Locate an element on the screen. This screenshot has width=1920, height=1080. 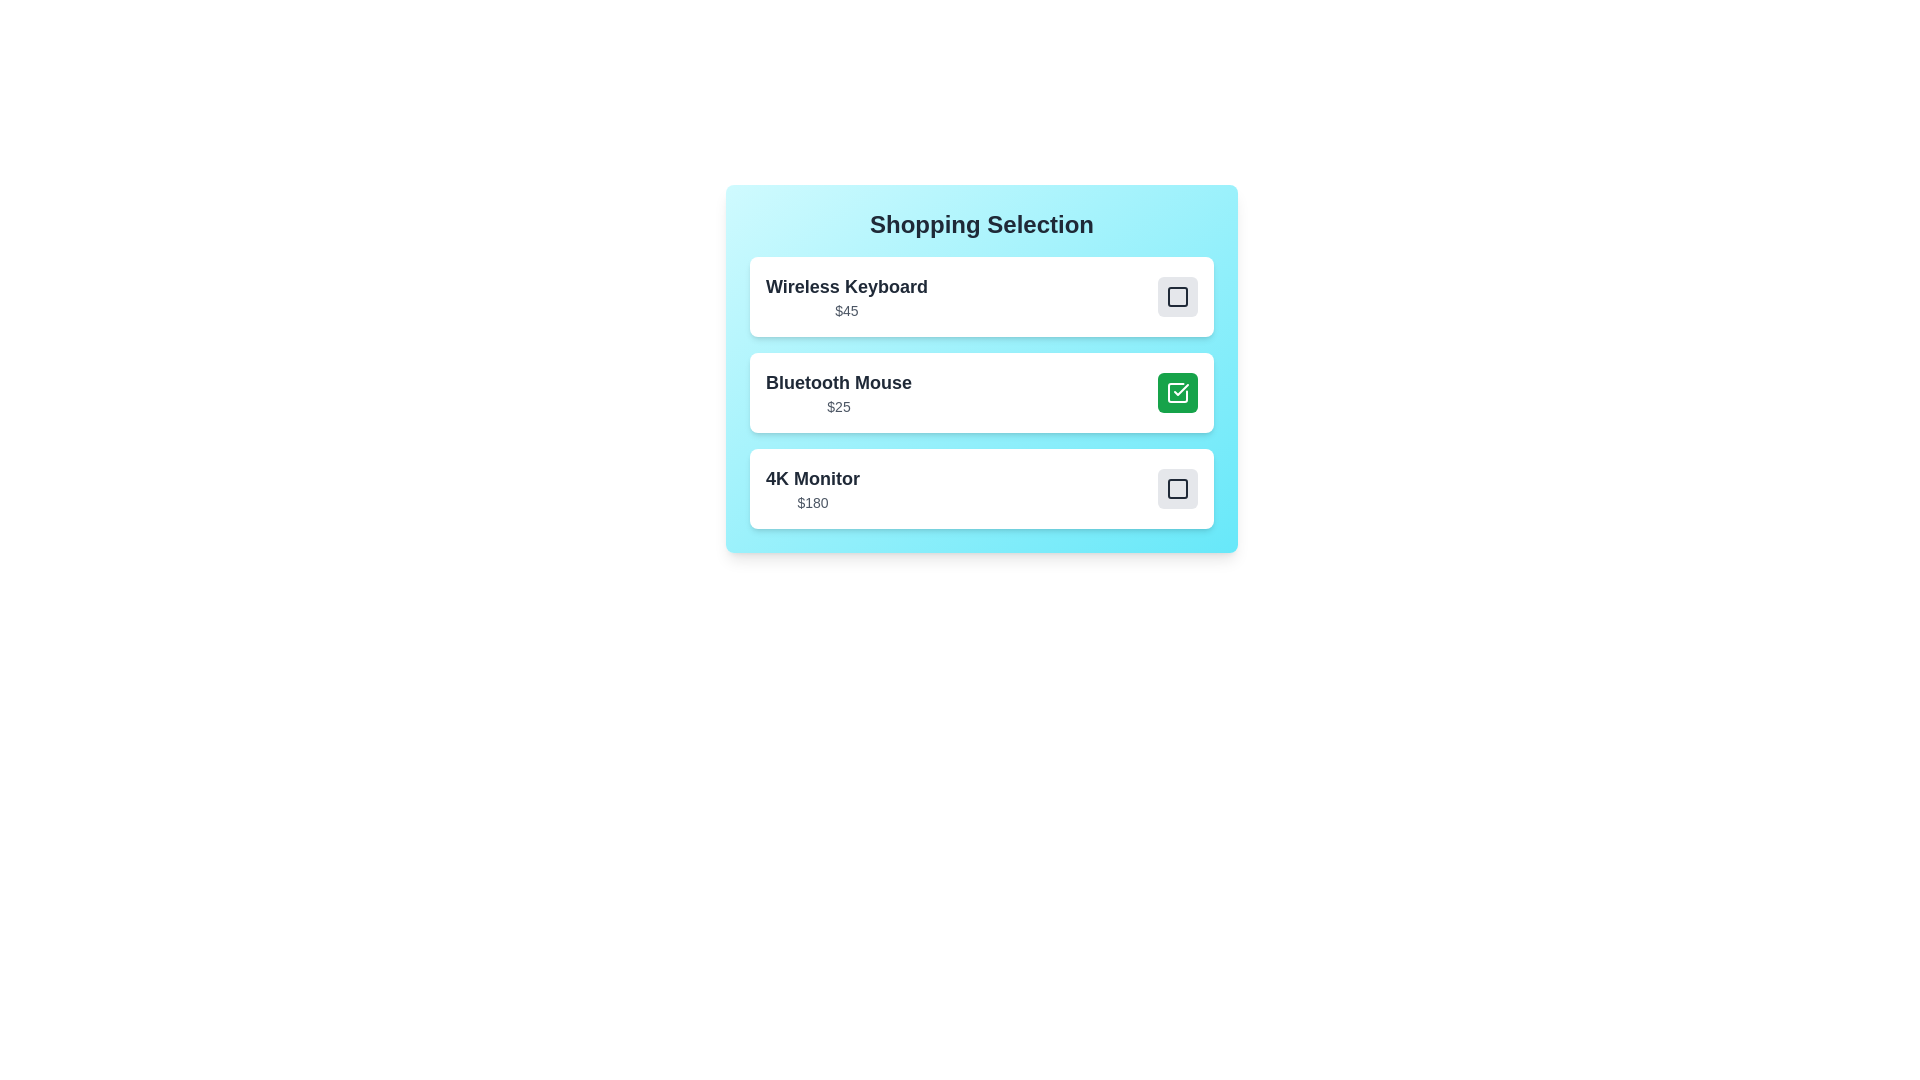
the toggleable checkbox for selecting or deselecting the '4K Monitor' item located in the bottom-right corner of its row in the shopping list interface to observe potential visual feedback is located at coordinates (1177, 489).